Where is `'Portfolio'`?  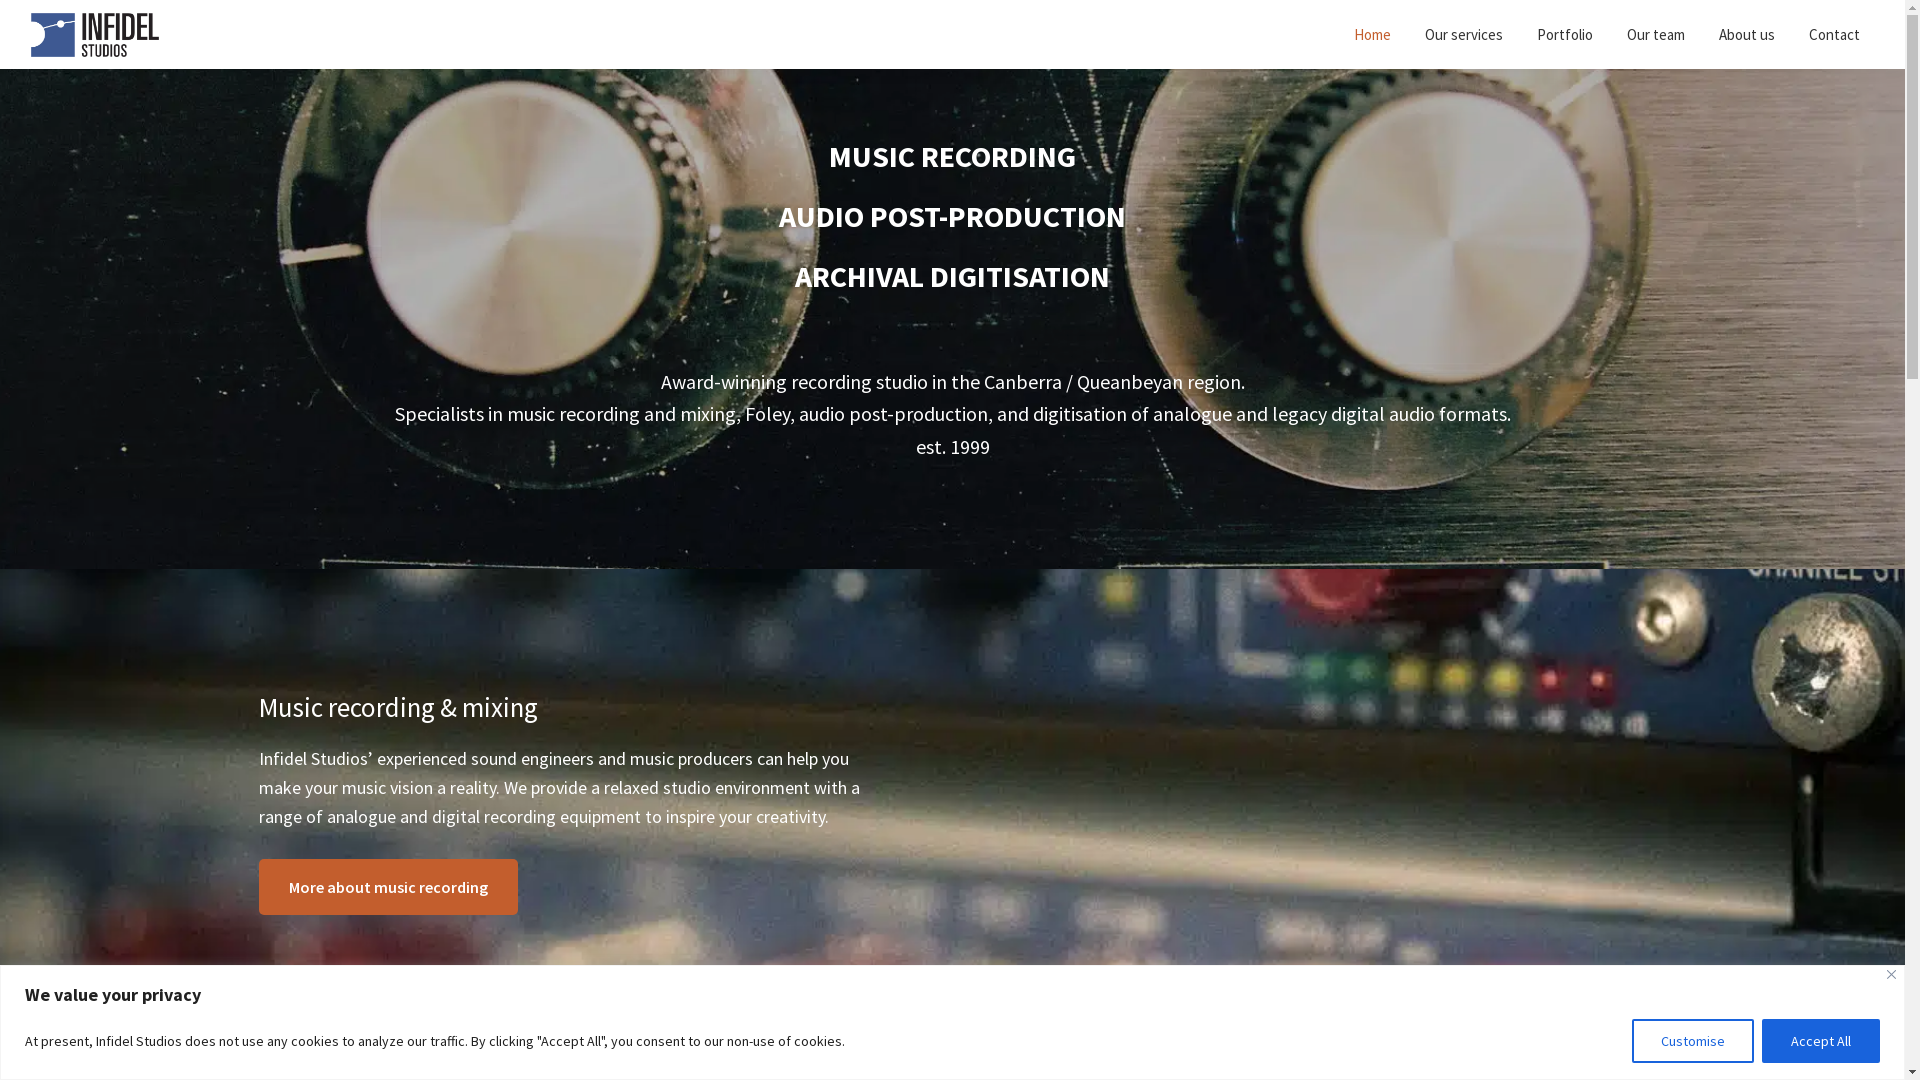 'Portfolio' is located at coordinates (1563, 34).